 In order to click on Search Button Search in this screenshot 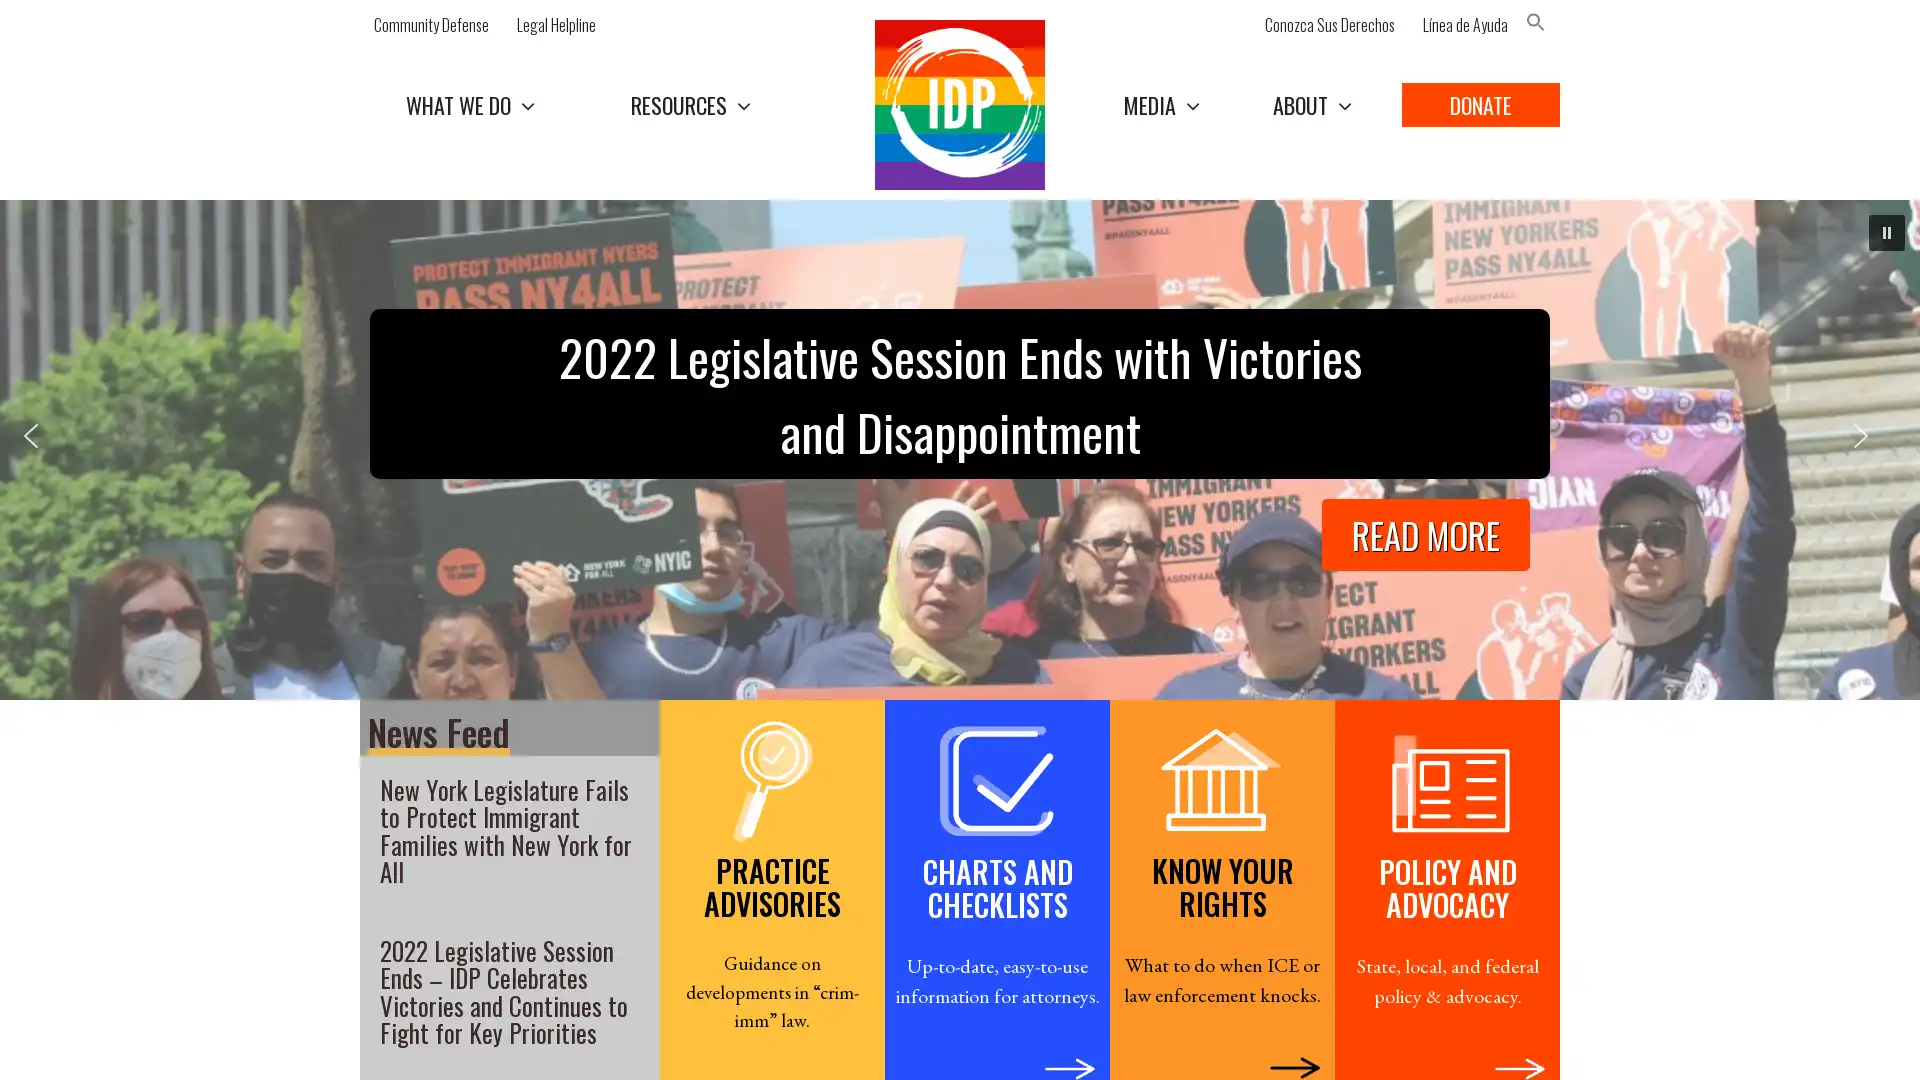, I will do `click(1577, 64)`.